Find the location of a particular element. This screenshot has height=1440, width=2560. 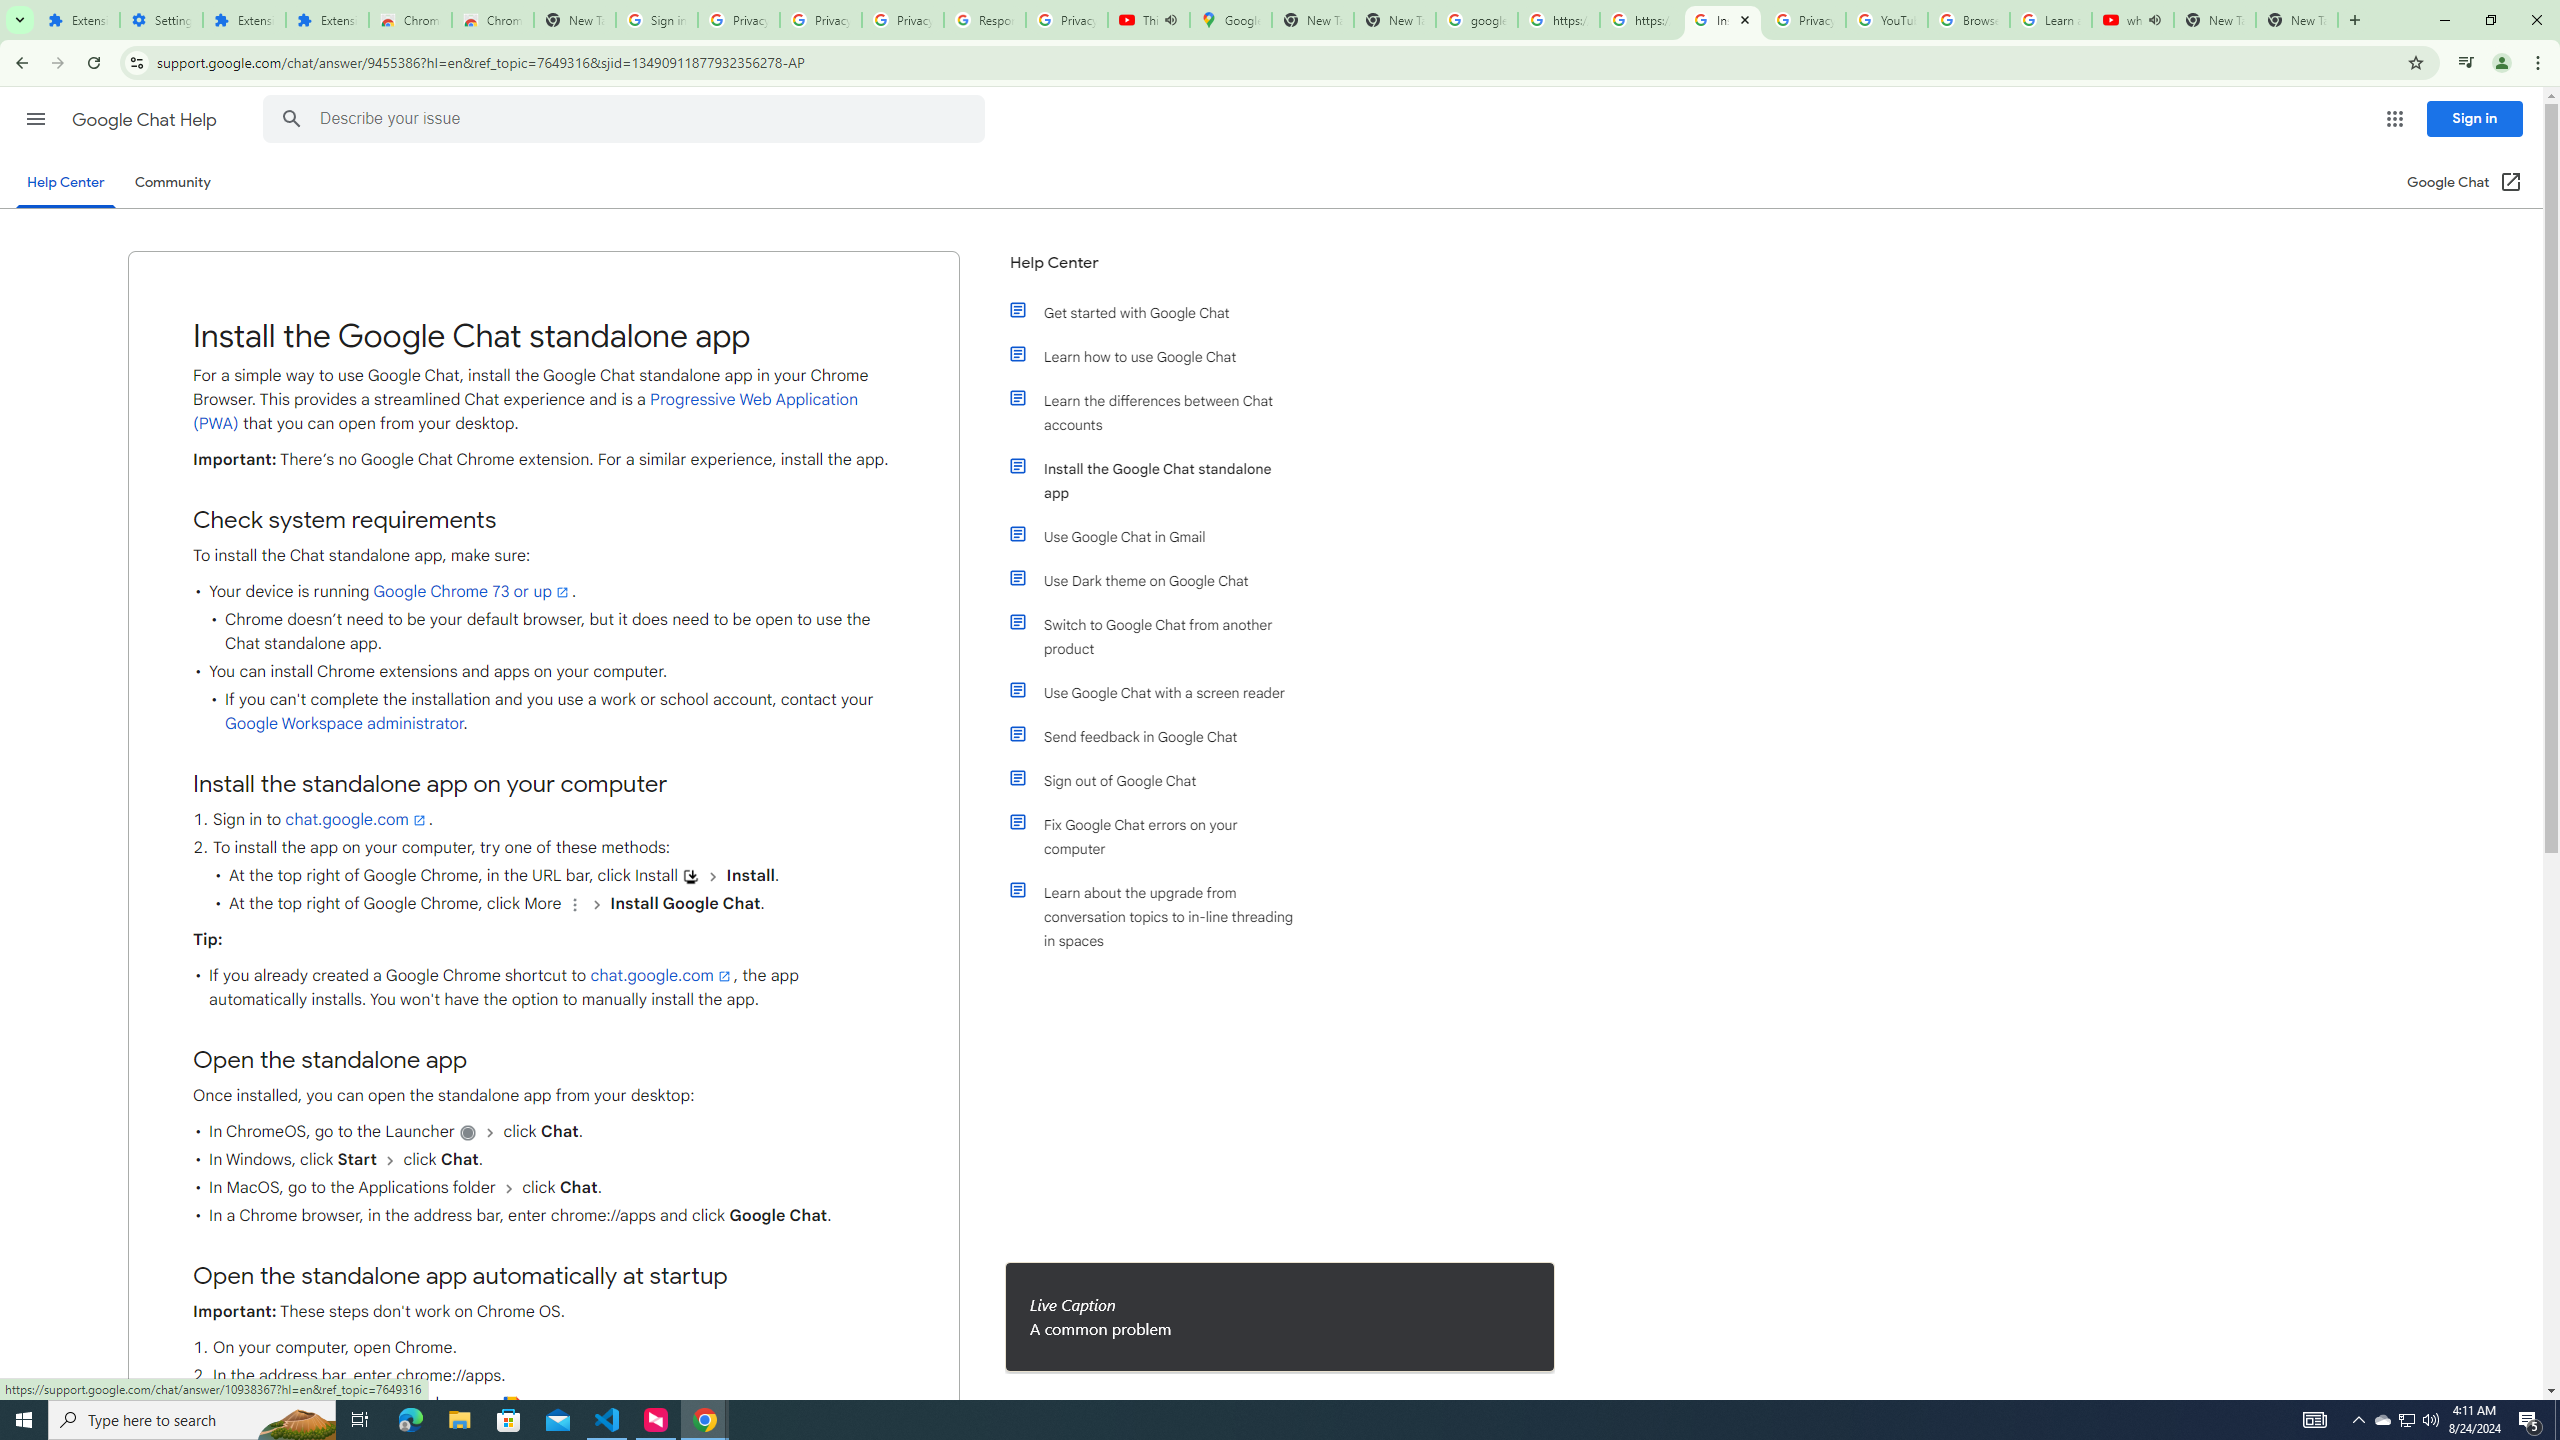

'Browse Chrome as a guest - Computer - Google Chrome Help' is located at coordinates (1968, 19).